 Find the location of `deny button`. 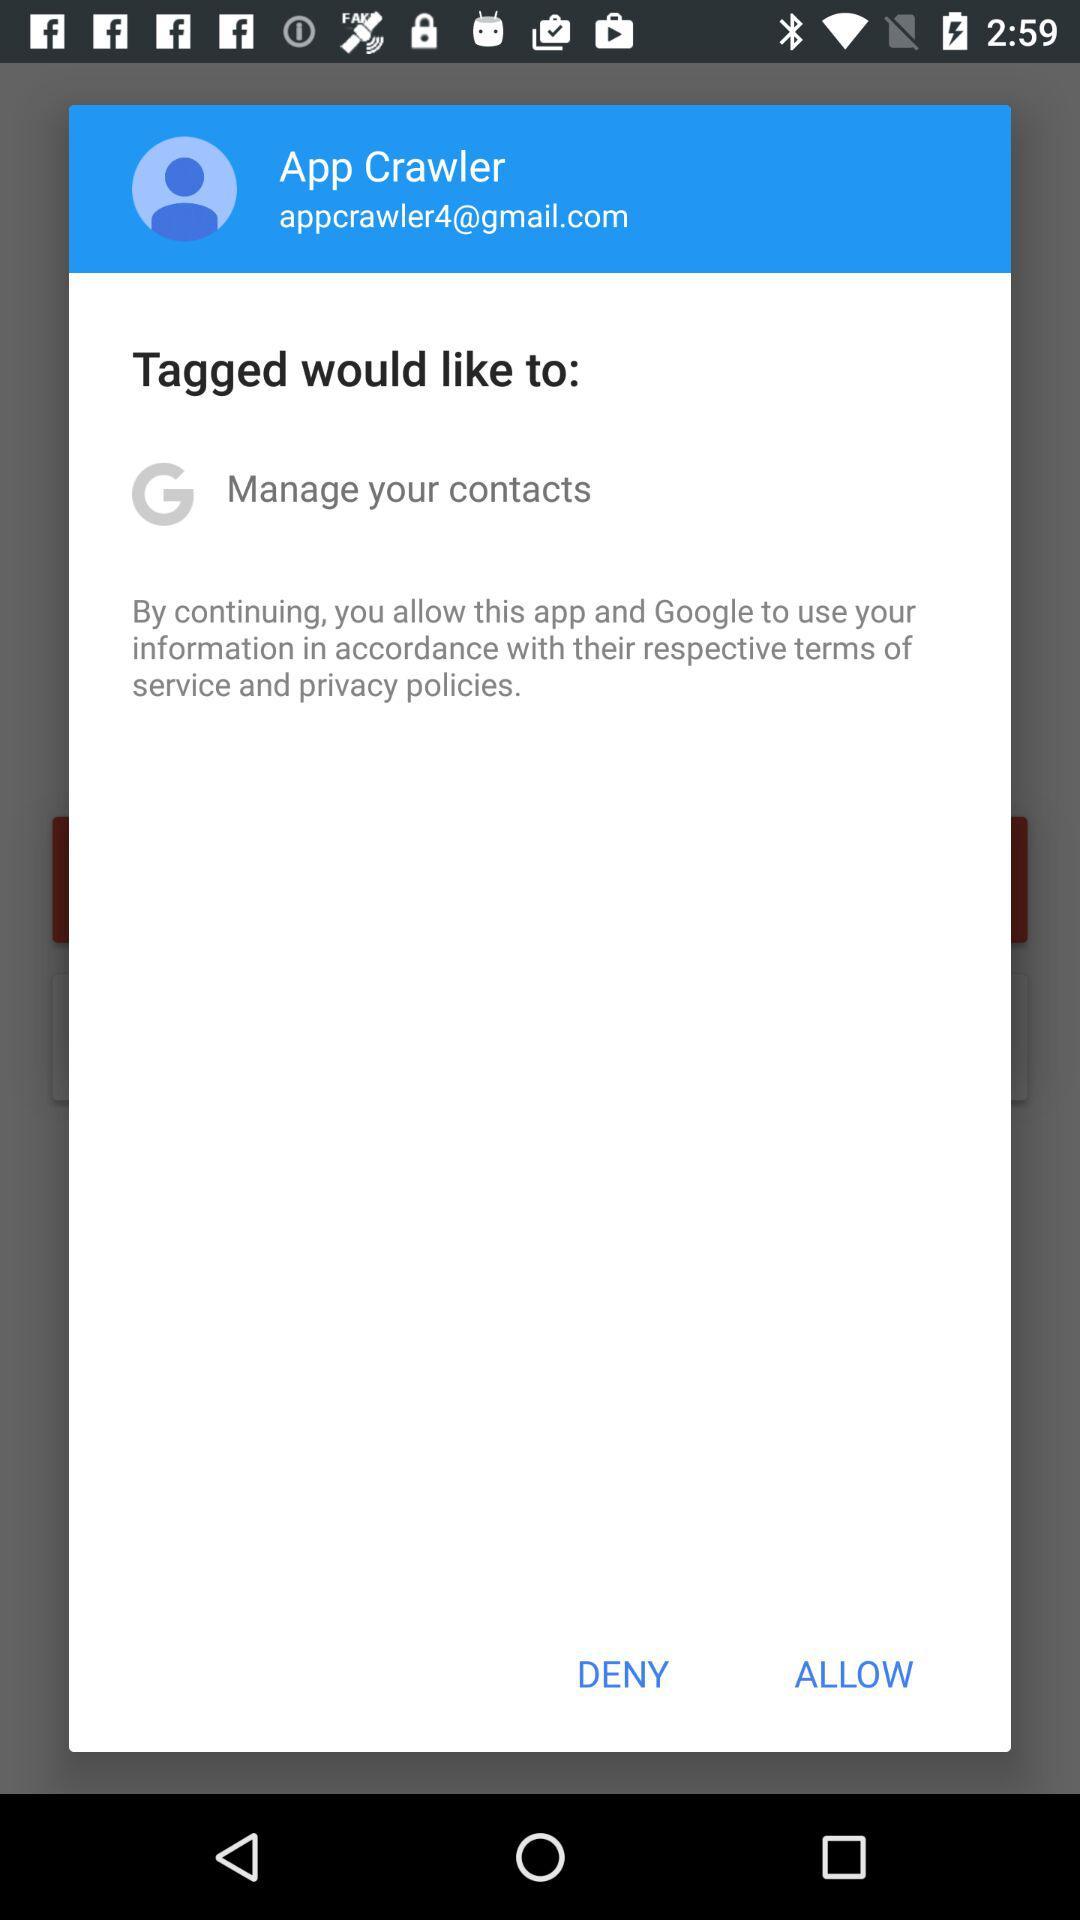

deny button is located at coordinates (621, 1673).